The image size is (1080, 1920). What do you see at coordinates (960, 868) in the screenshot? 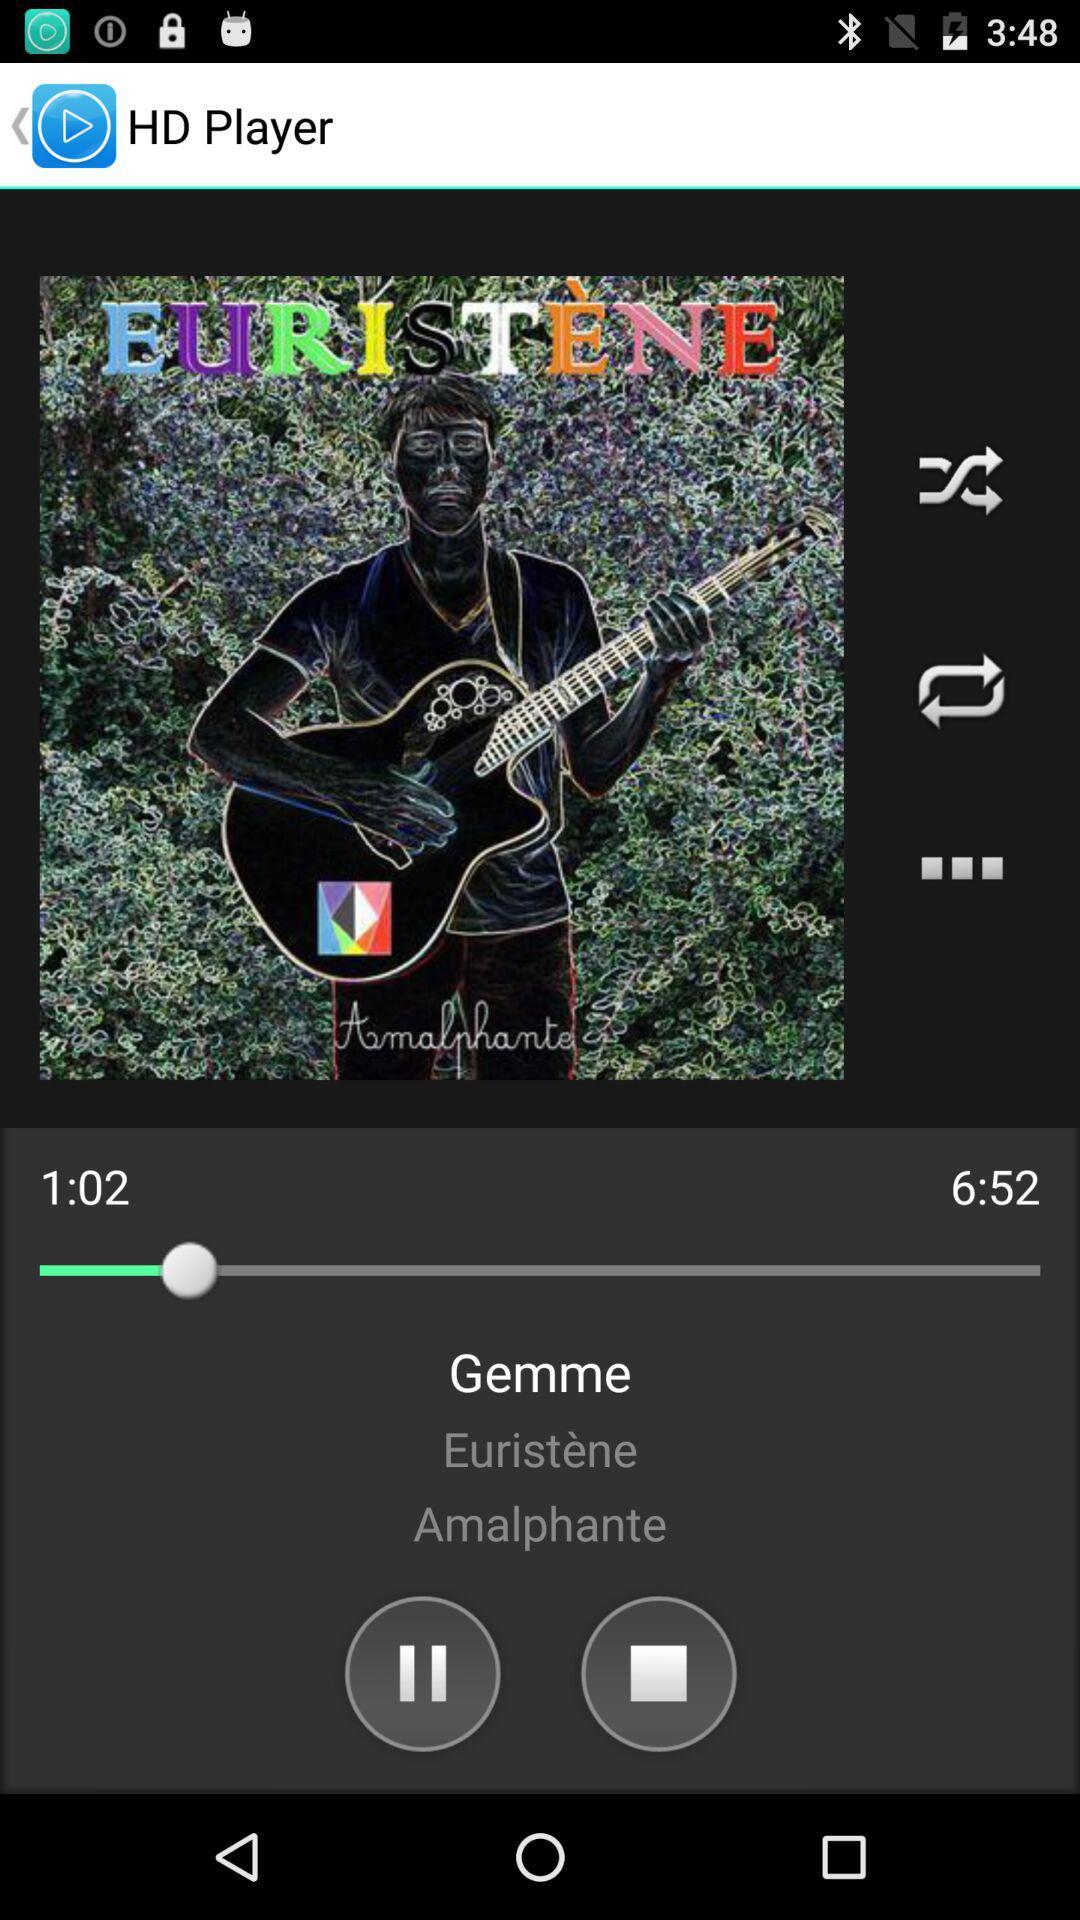
I see `the icon above the 6:52 app` at bounding box center [960, 868].